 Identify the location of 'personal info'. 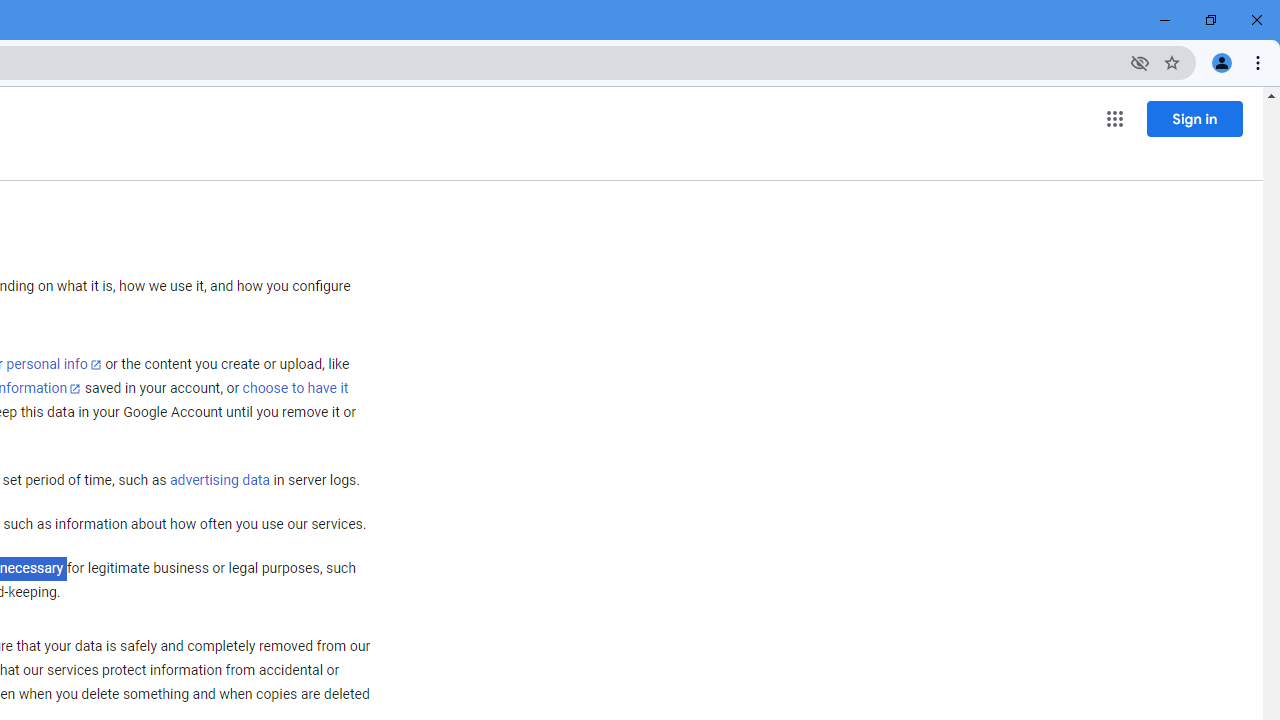
(54, 364).